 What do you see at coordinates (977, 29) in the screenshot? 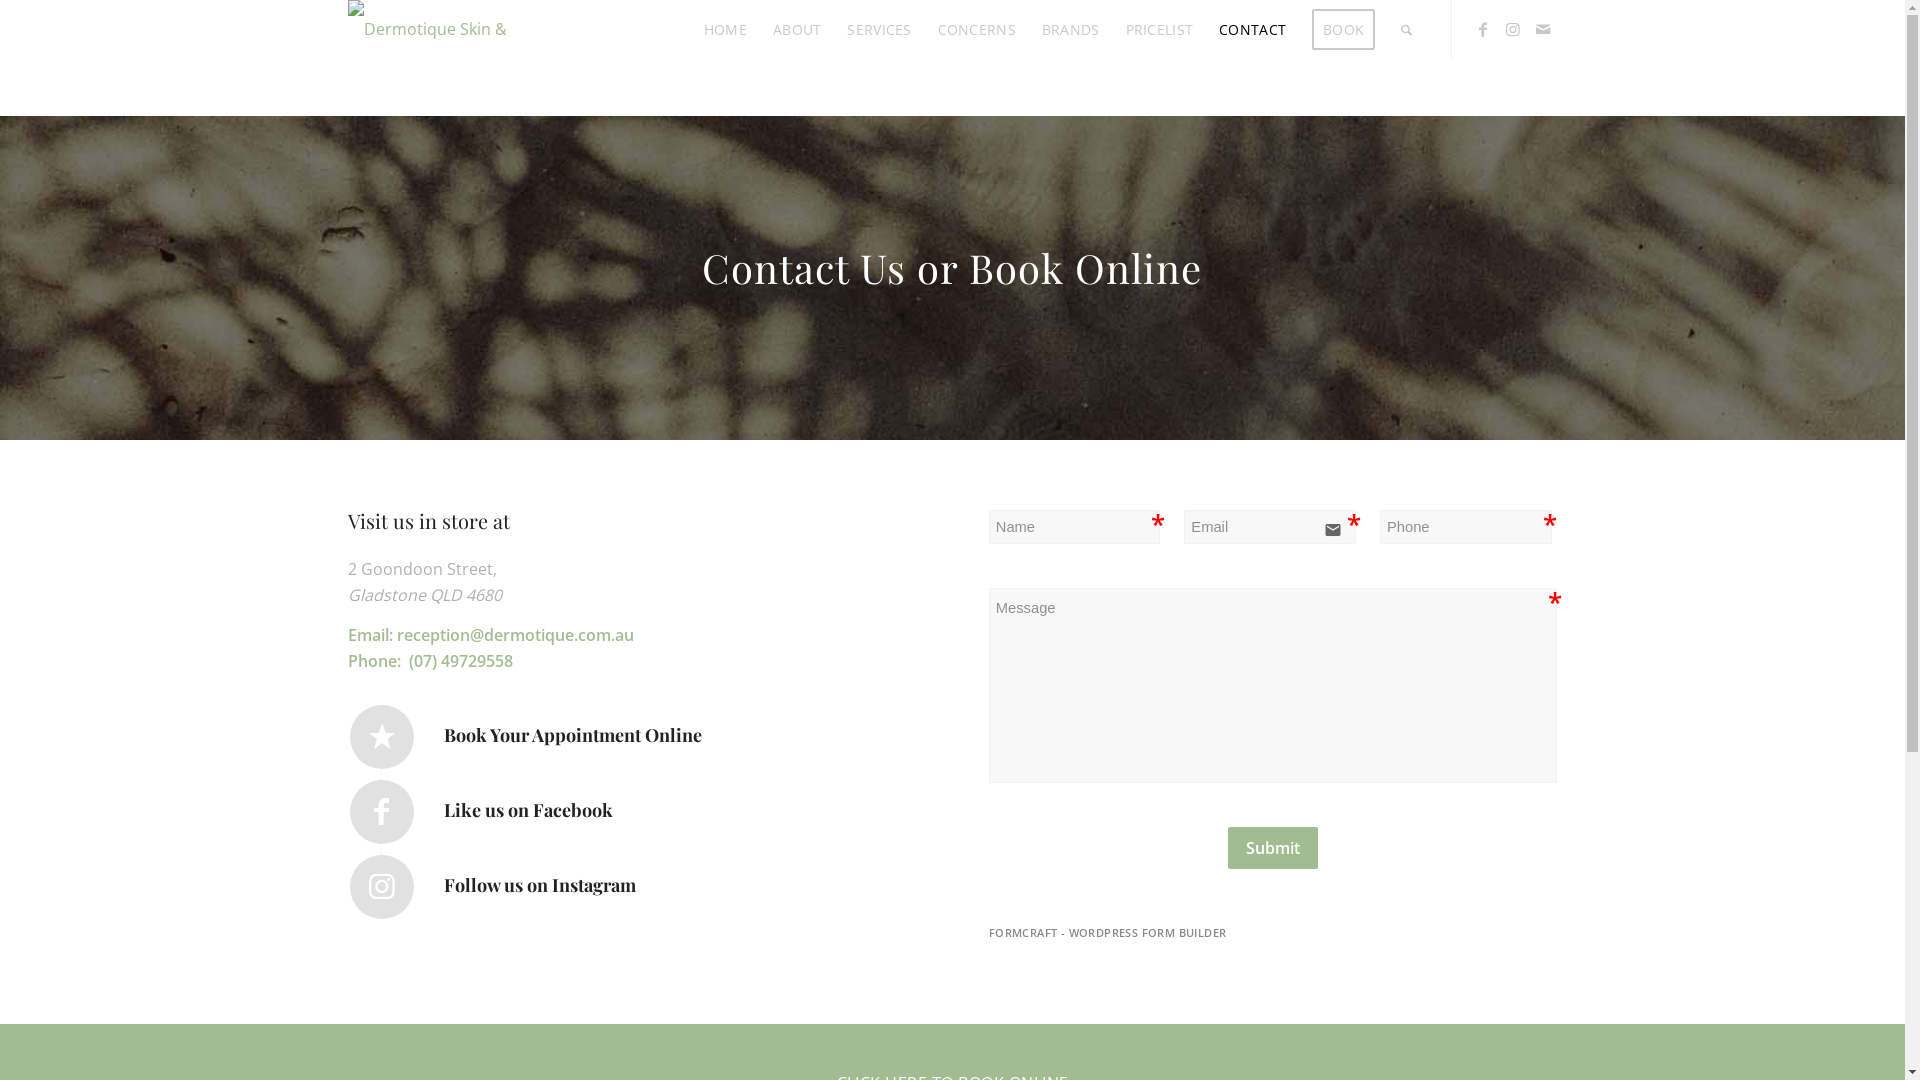
I see `'CONCERNS'` at bounding box center [977, 29].